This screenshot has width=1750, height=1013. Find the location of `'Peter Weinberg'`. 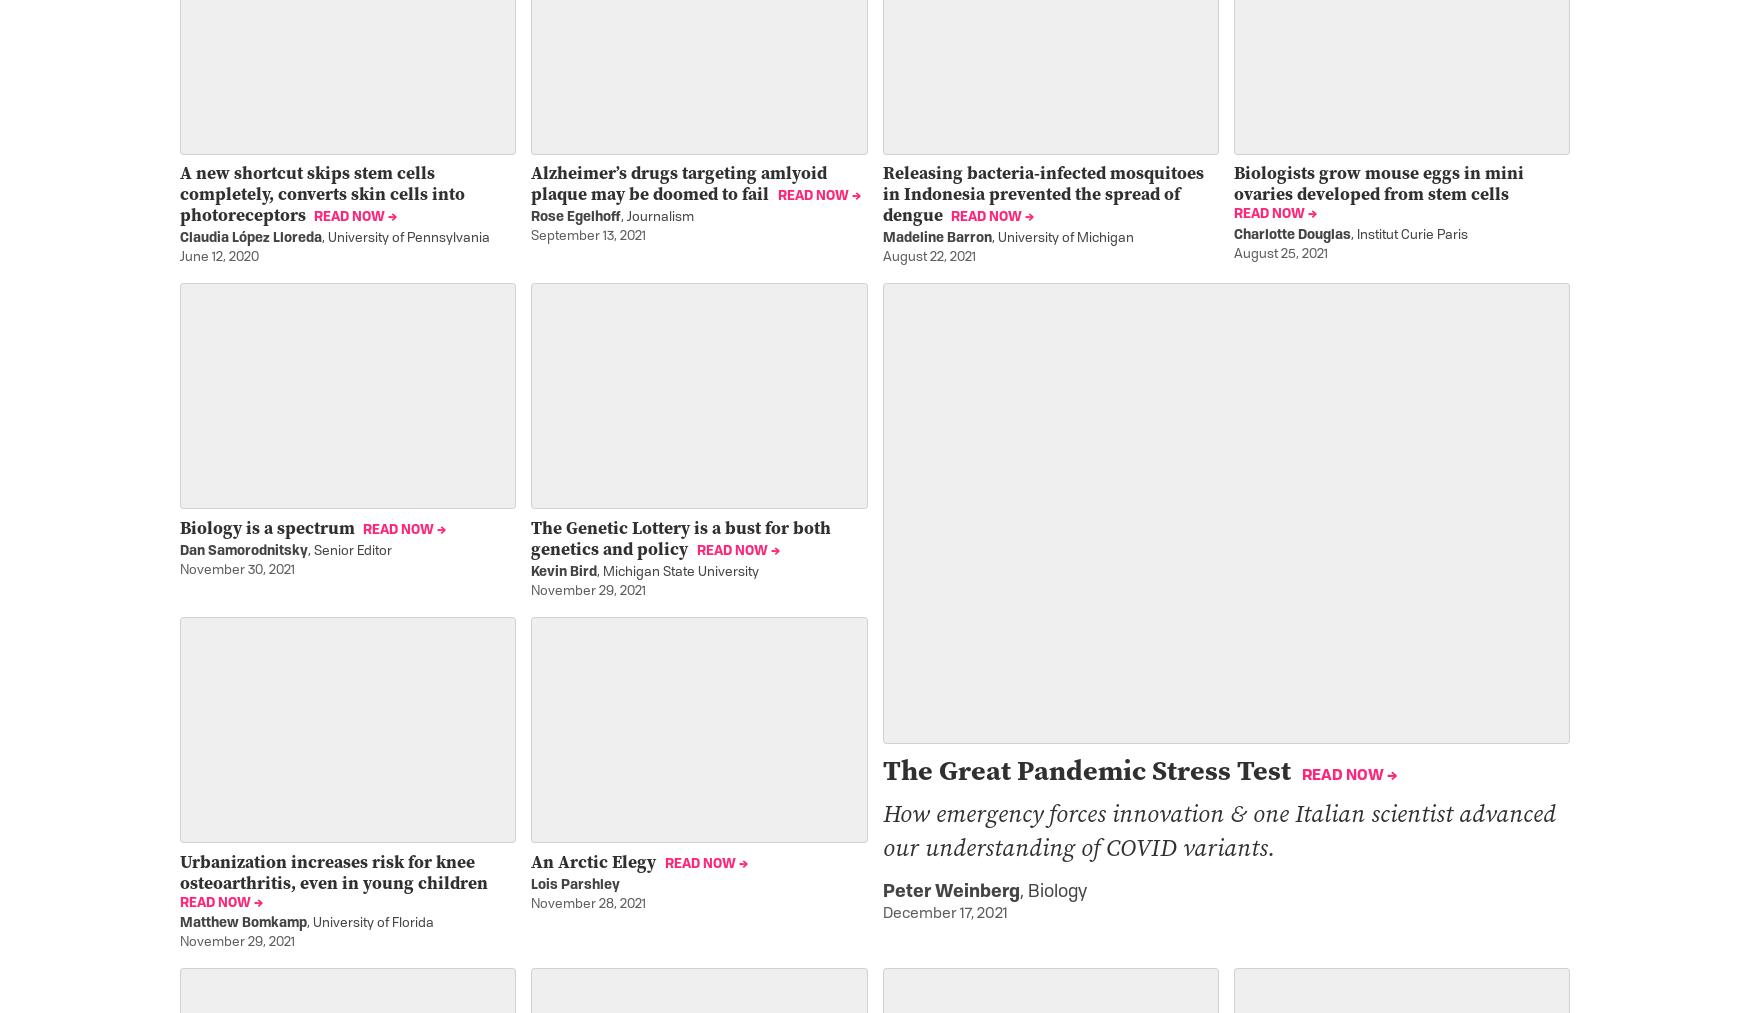

'Peter Weinberg' is located at coordinates (950, 891).